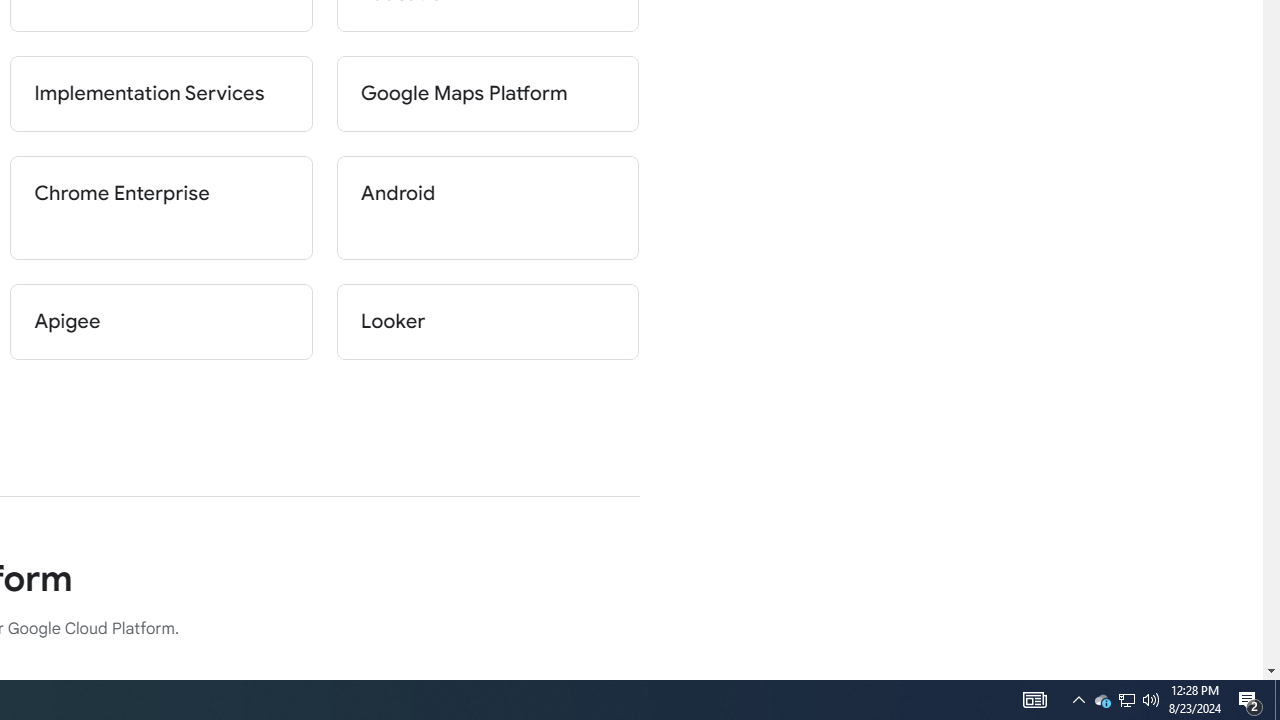  What do you see at coordinates (161, 320) in the screenshot?
I see `'Apigee'` at bounding box center [161, 320].